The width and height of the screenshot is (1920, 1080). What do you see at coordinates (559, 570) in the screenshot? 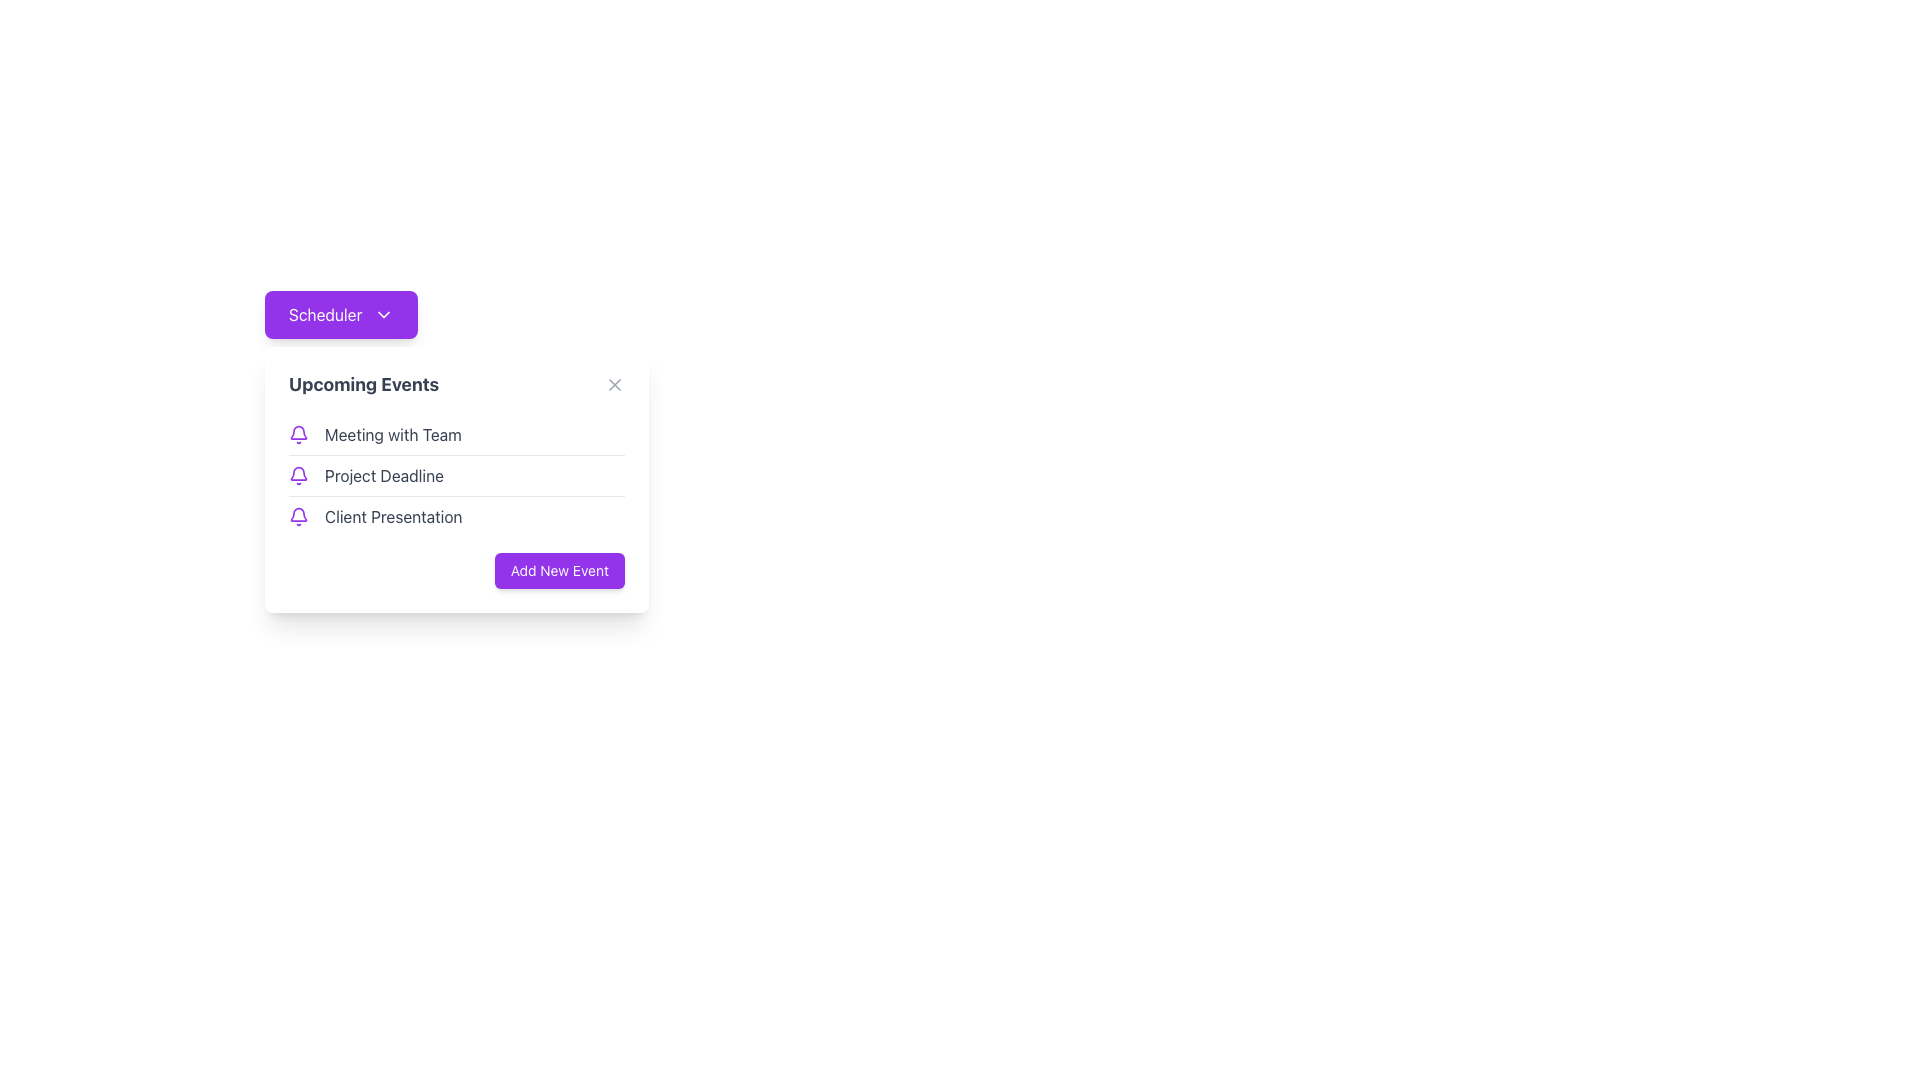
I see `the 'Add Event' button located at the bottom-right corner of the 'Upcoming Events' modal to observe the hover effect` at bounding box center [559, 570].